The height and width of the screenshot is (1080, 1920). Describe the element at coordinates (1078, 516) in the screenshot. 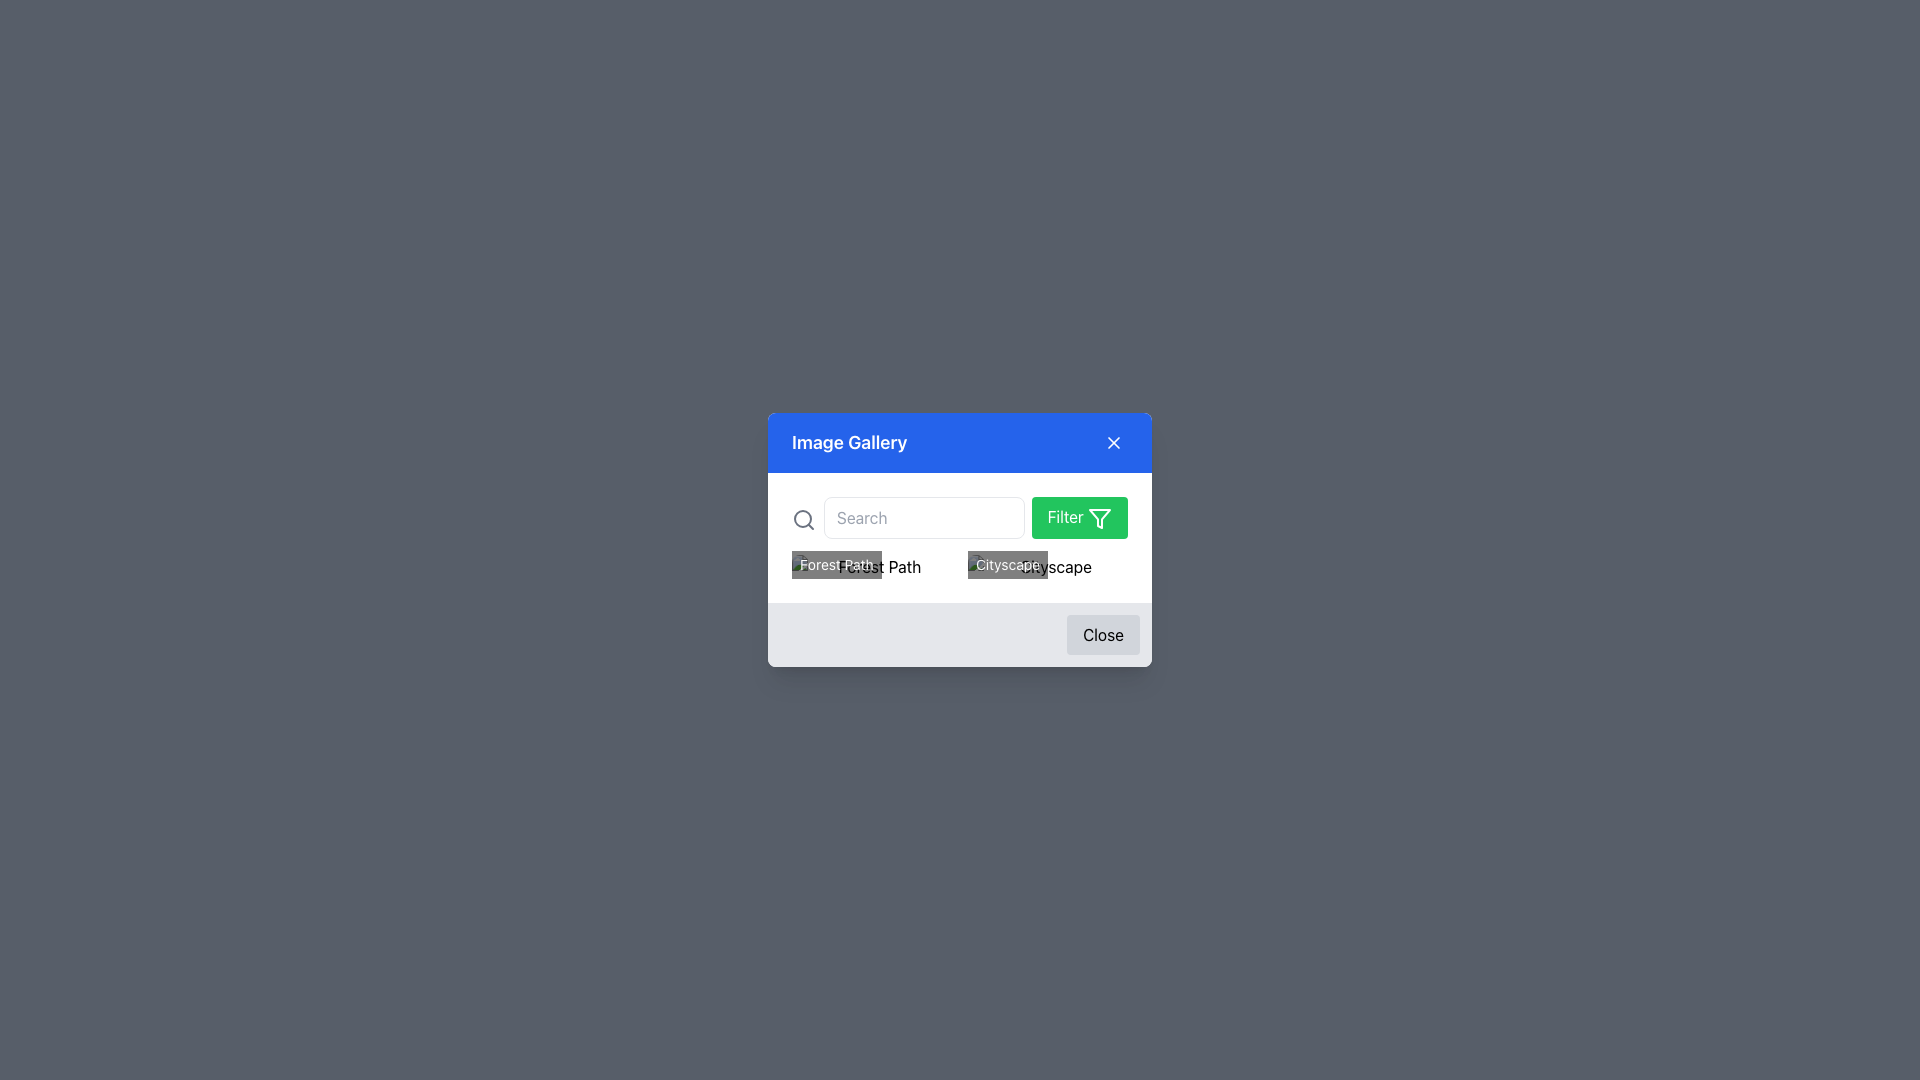

I see `the 'Filter' button located on the right side of the 'Image Gallery' dialog box for keyboard interaction` at that location.